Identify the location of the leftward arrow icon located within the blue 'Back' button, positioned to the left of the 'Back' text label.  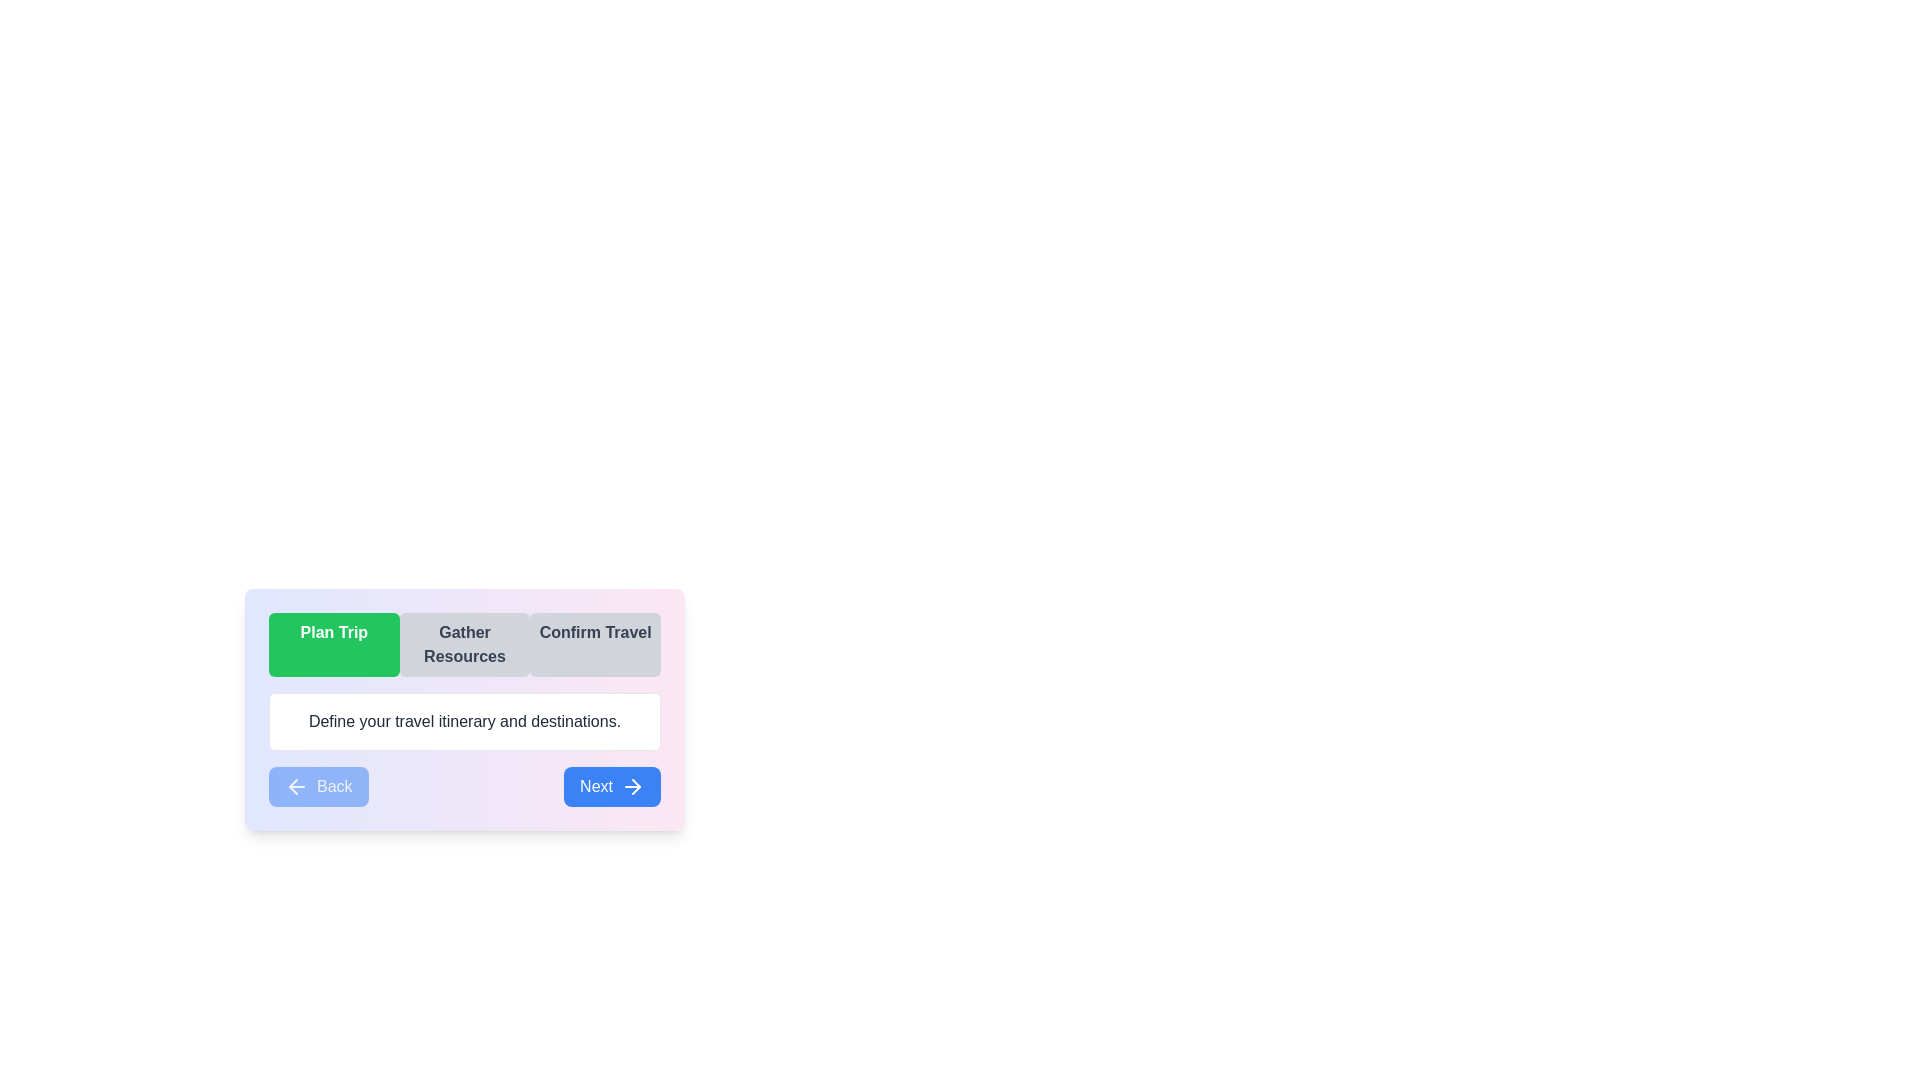
(296, 785).